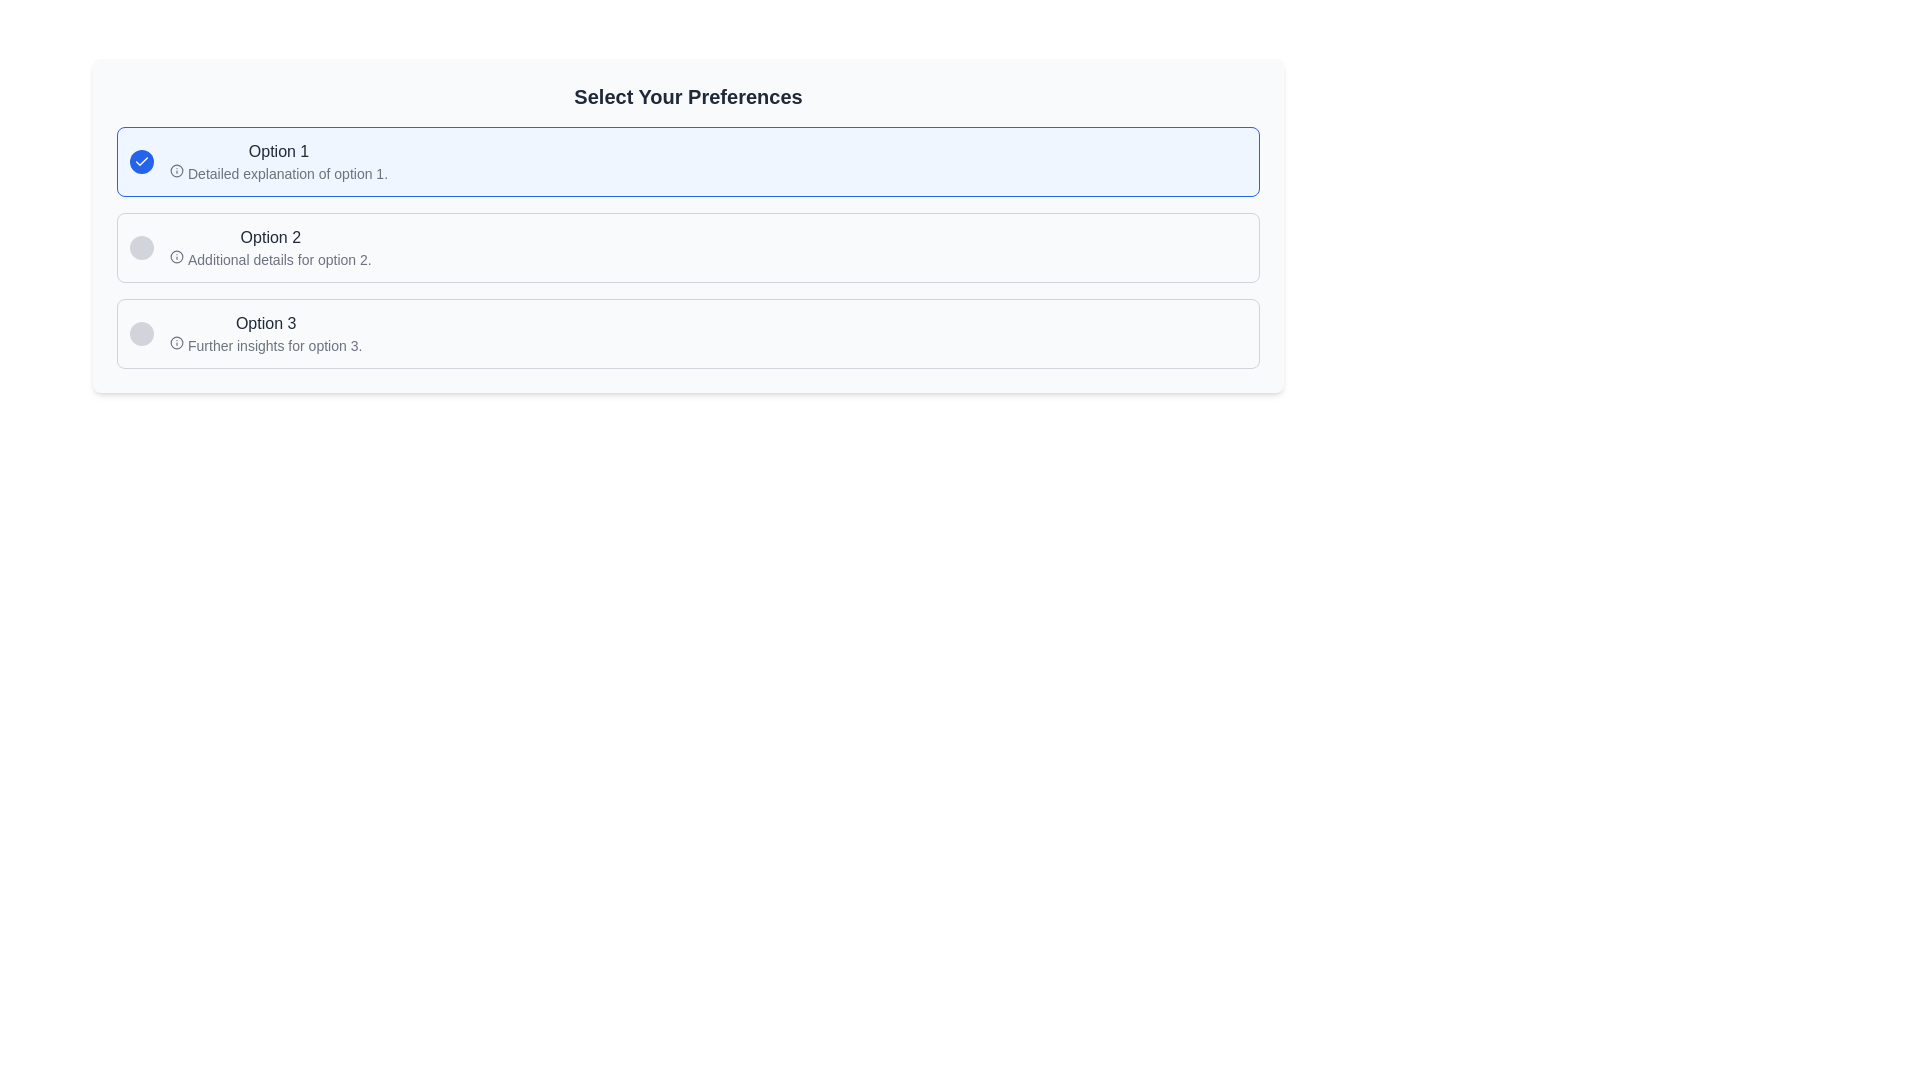 The image size is (1920, 1080). Describe the element at coordinates (177, 342) in the screenshot. I see `the Info Icon located before the descriptive text of 'Option 3', which serves as an indicator for supplementary information` at that location.